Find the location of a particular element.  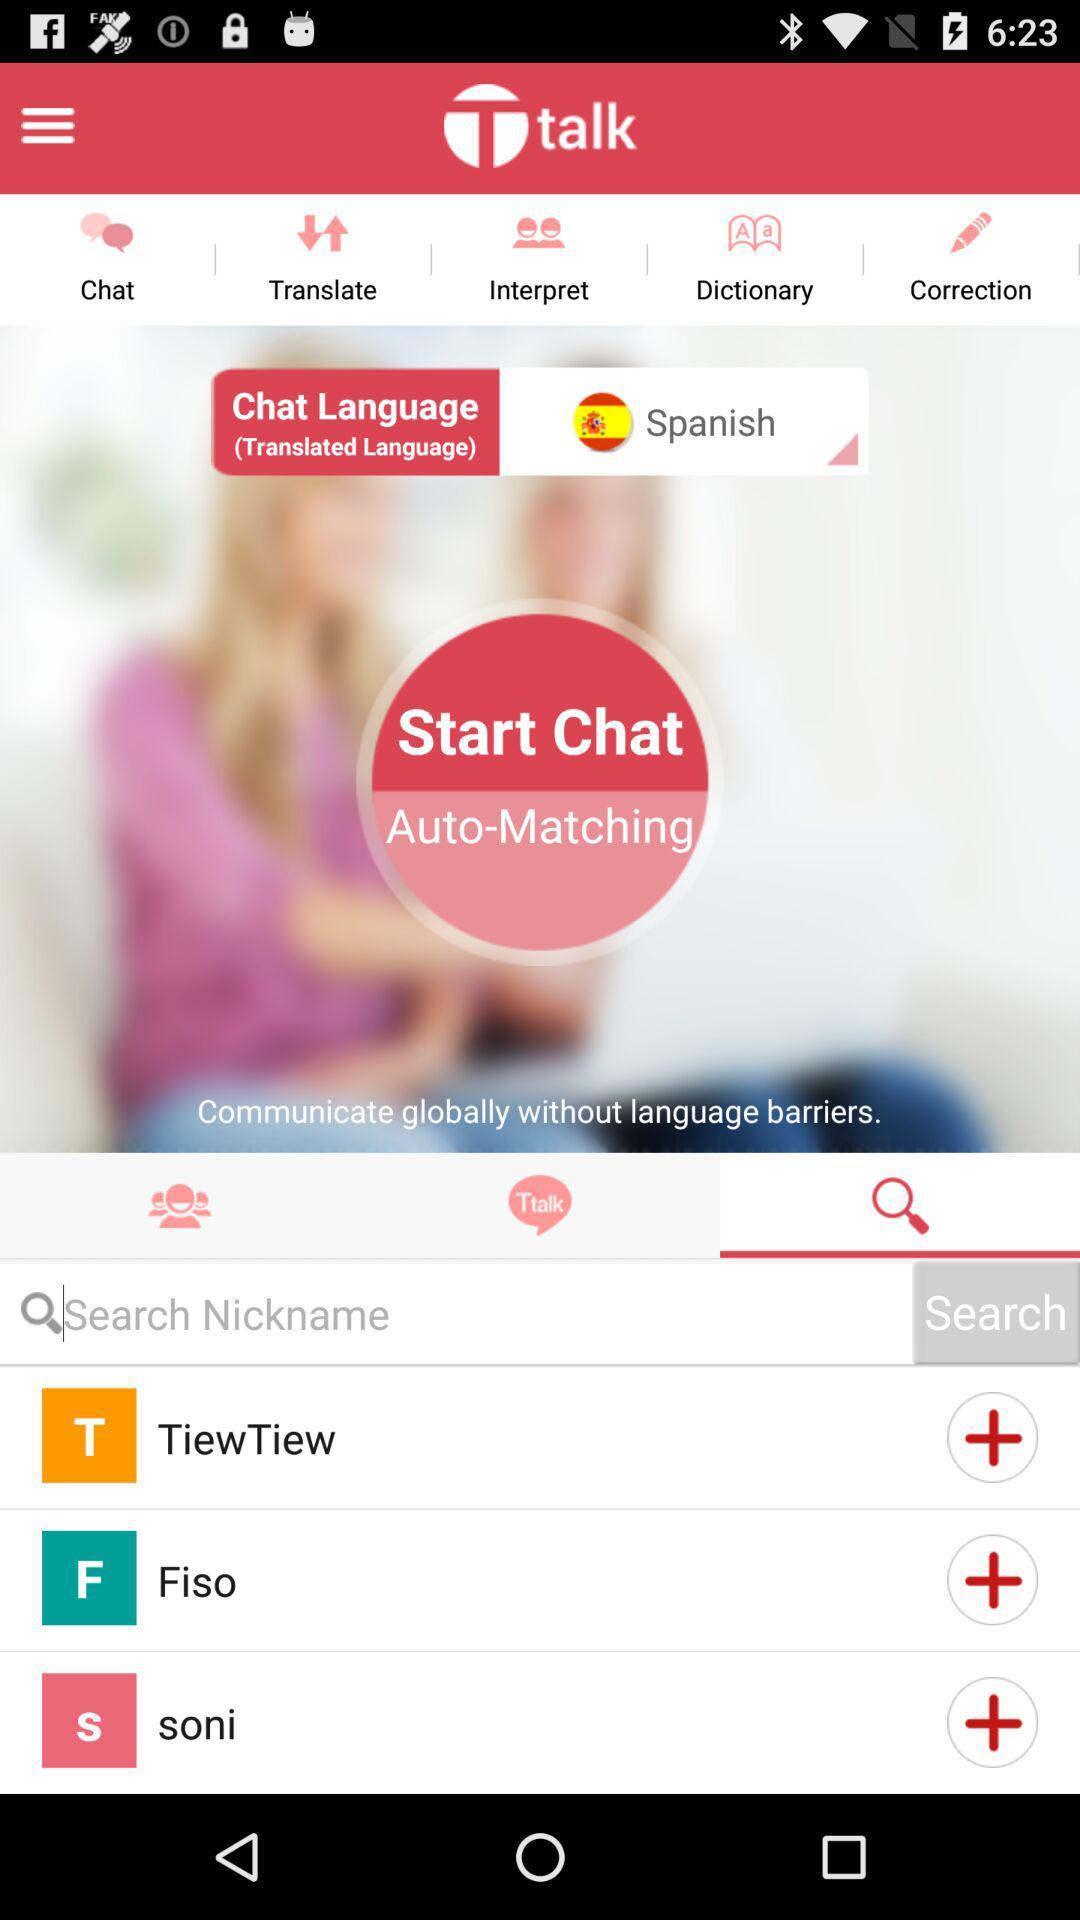

to contacts is located at coordinates (992, 1578).